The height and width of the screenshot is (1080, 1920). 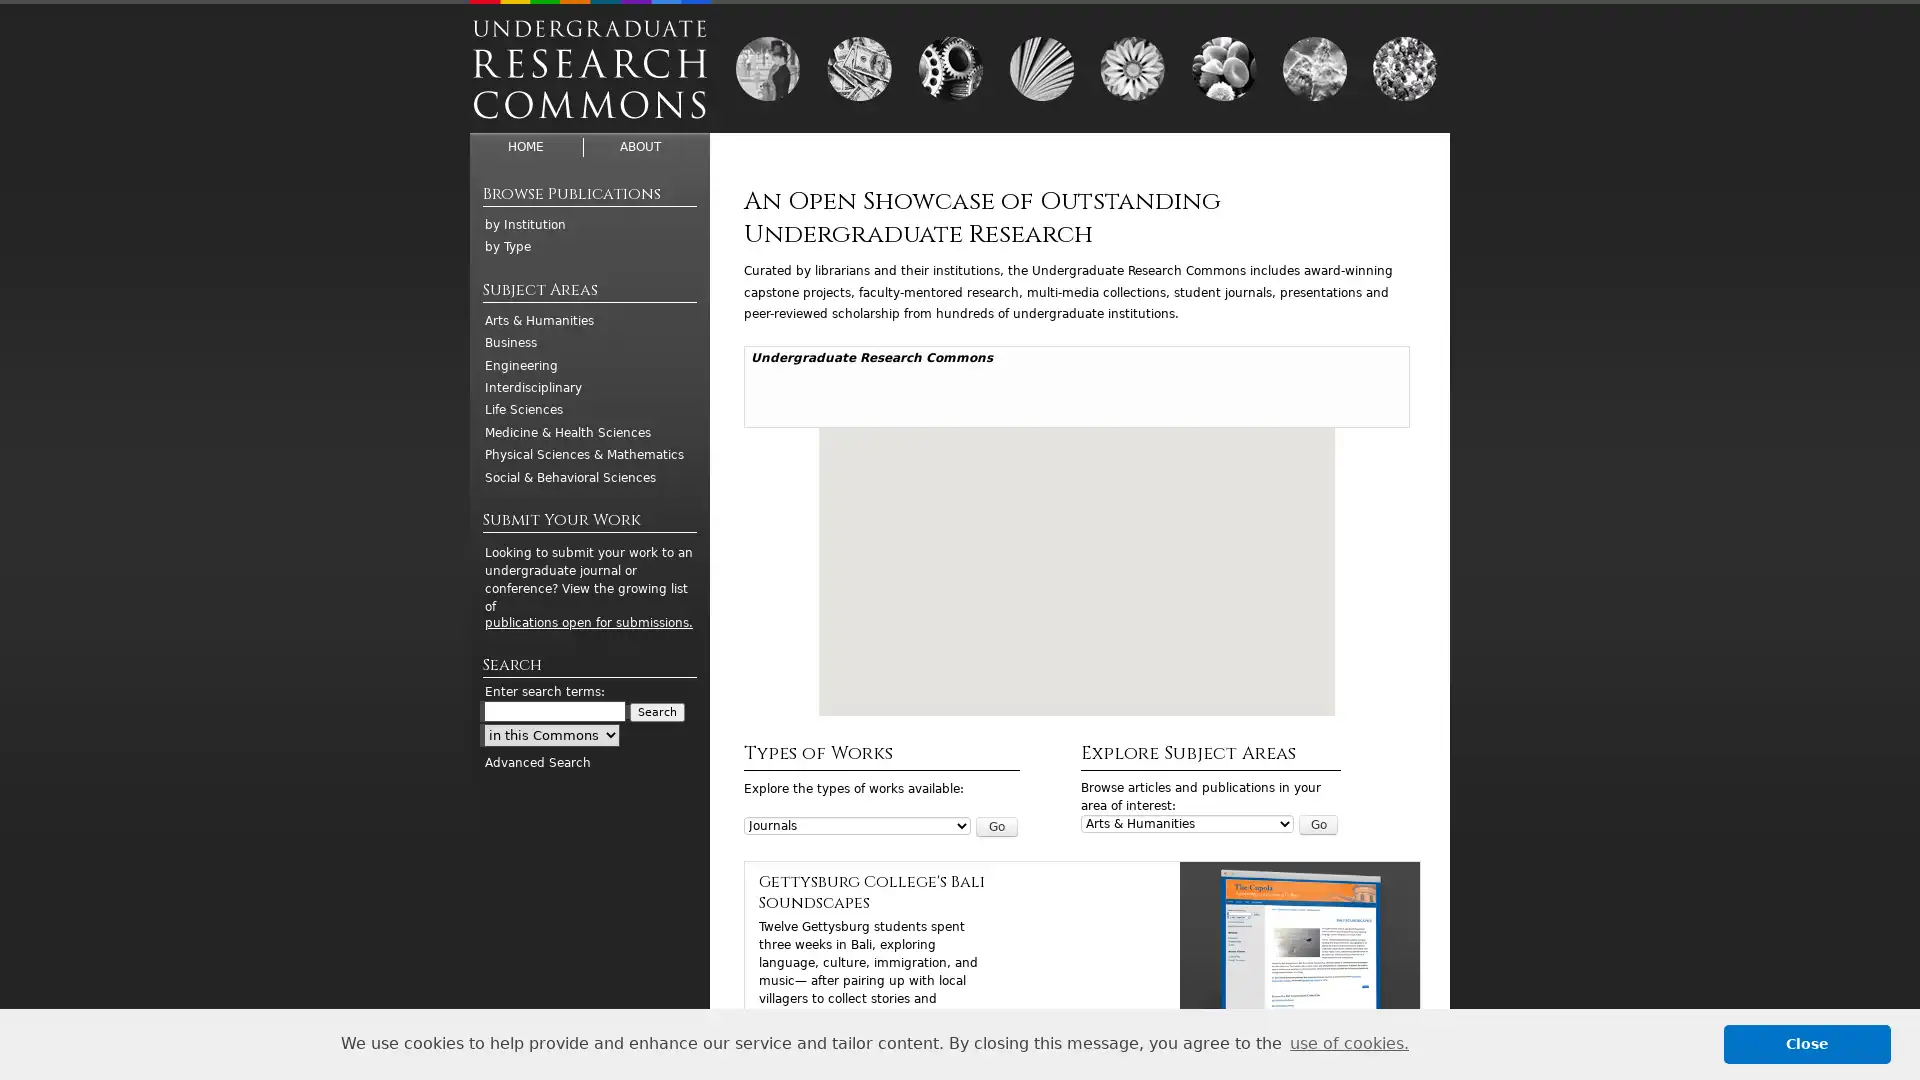 I want to click on learn more about cookies, so click(x=1348, y=1043).